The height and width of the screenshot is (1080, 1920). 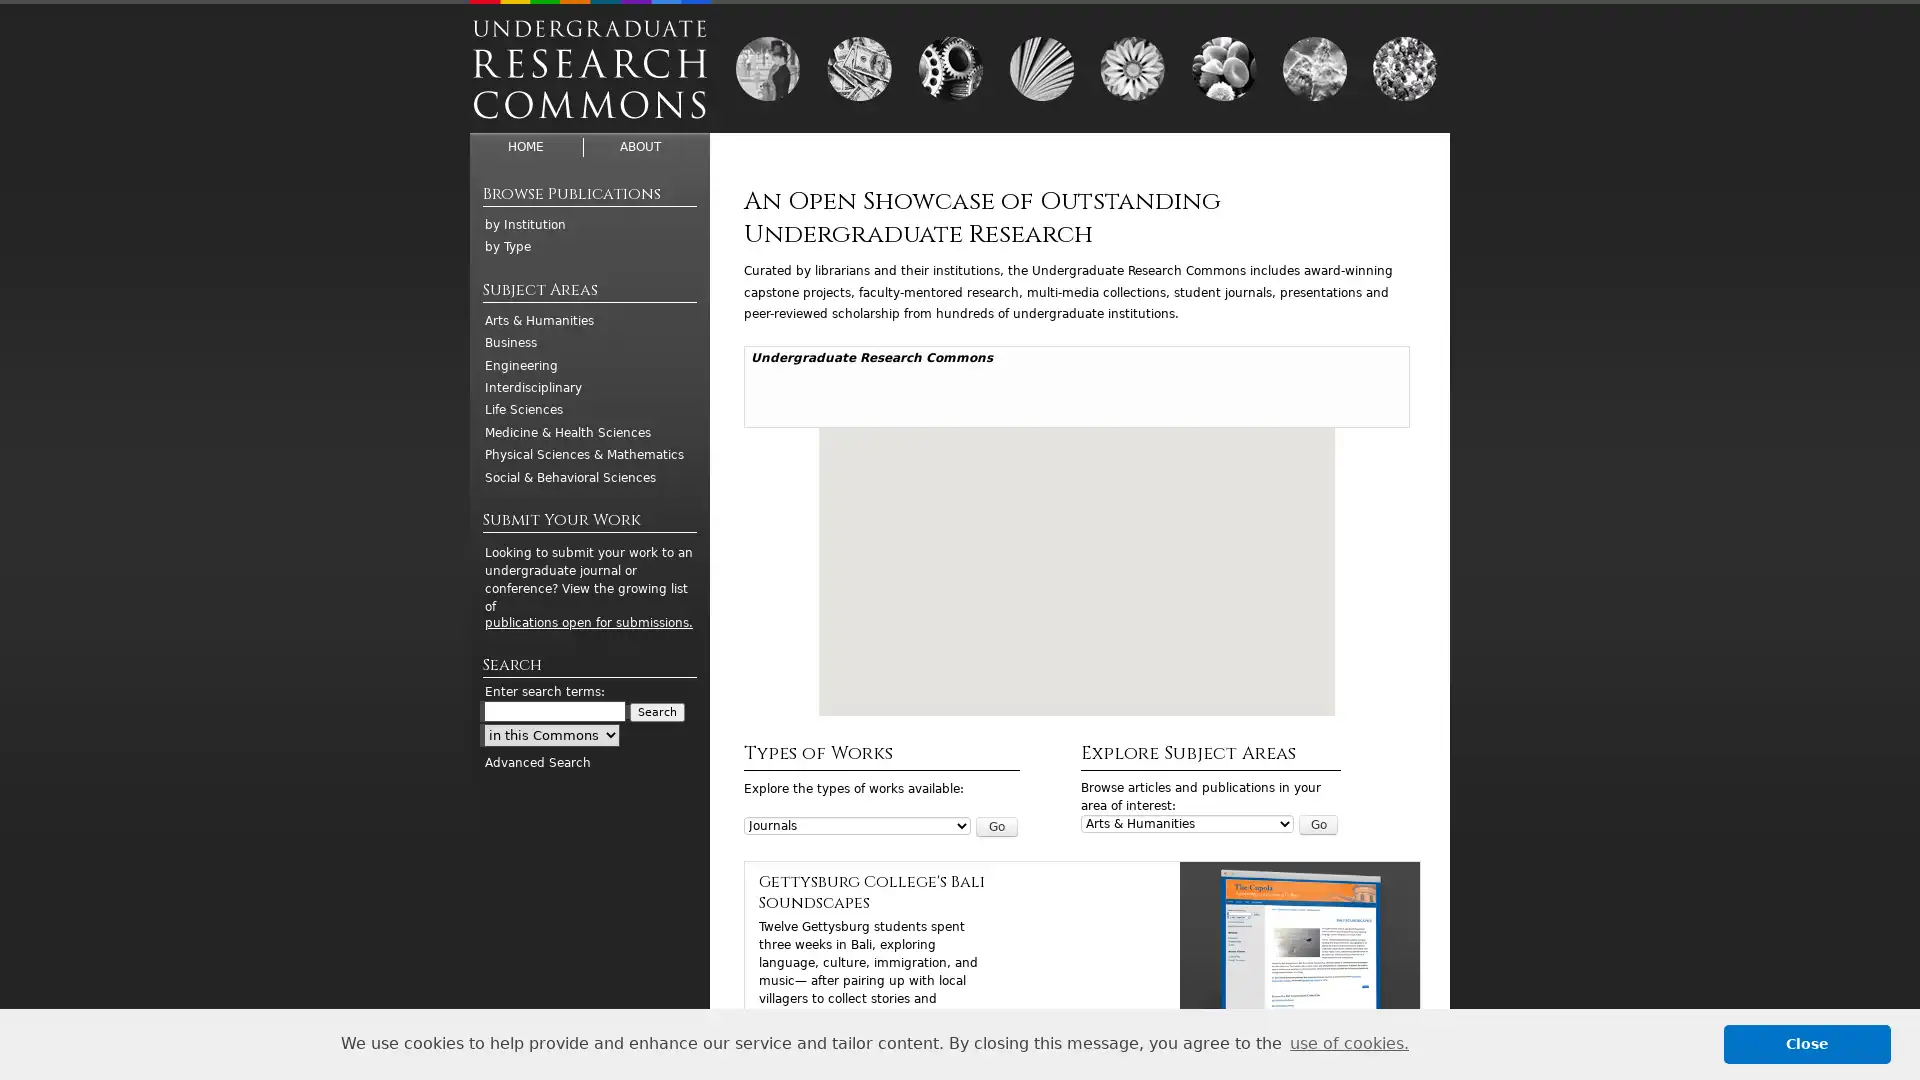 I want to click on learn more about cookies, so click(x=1348, y=1043).